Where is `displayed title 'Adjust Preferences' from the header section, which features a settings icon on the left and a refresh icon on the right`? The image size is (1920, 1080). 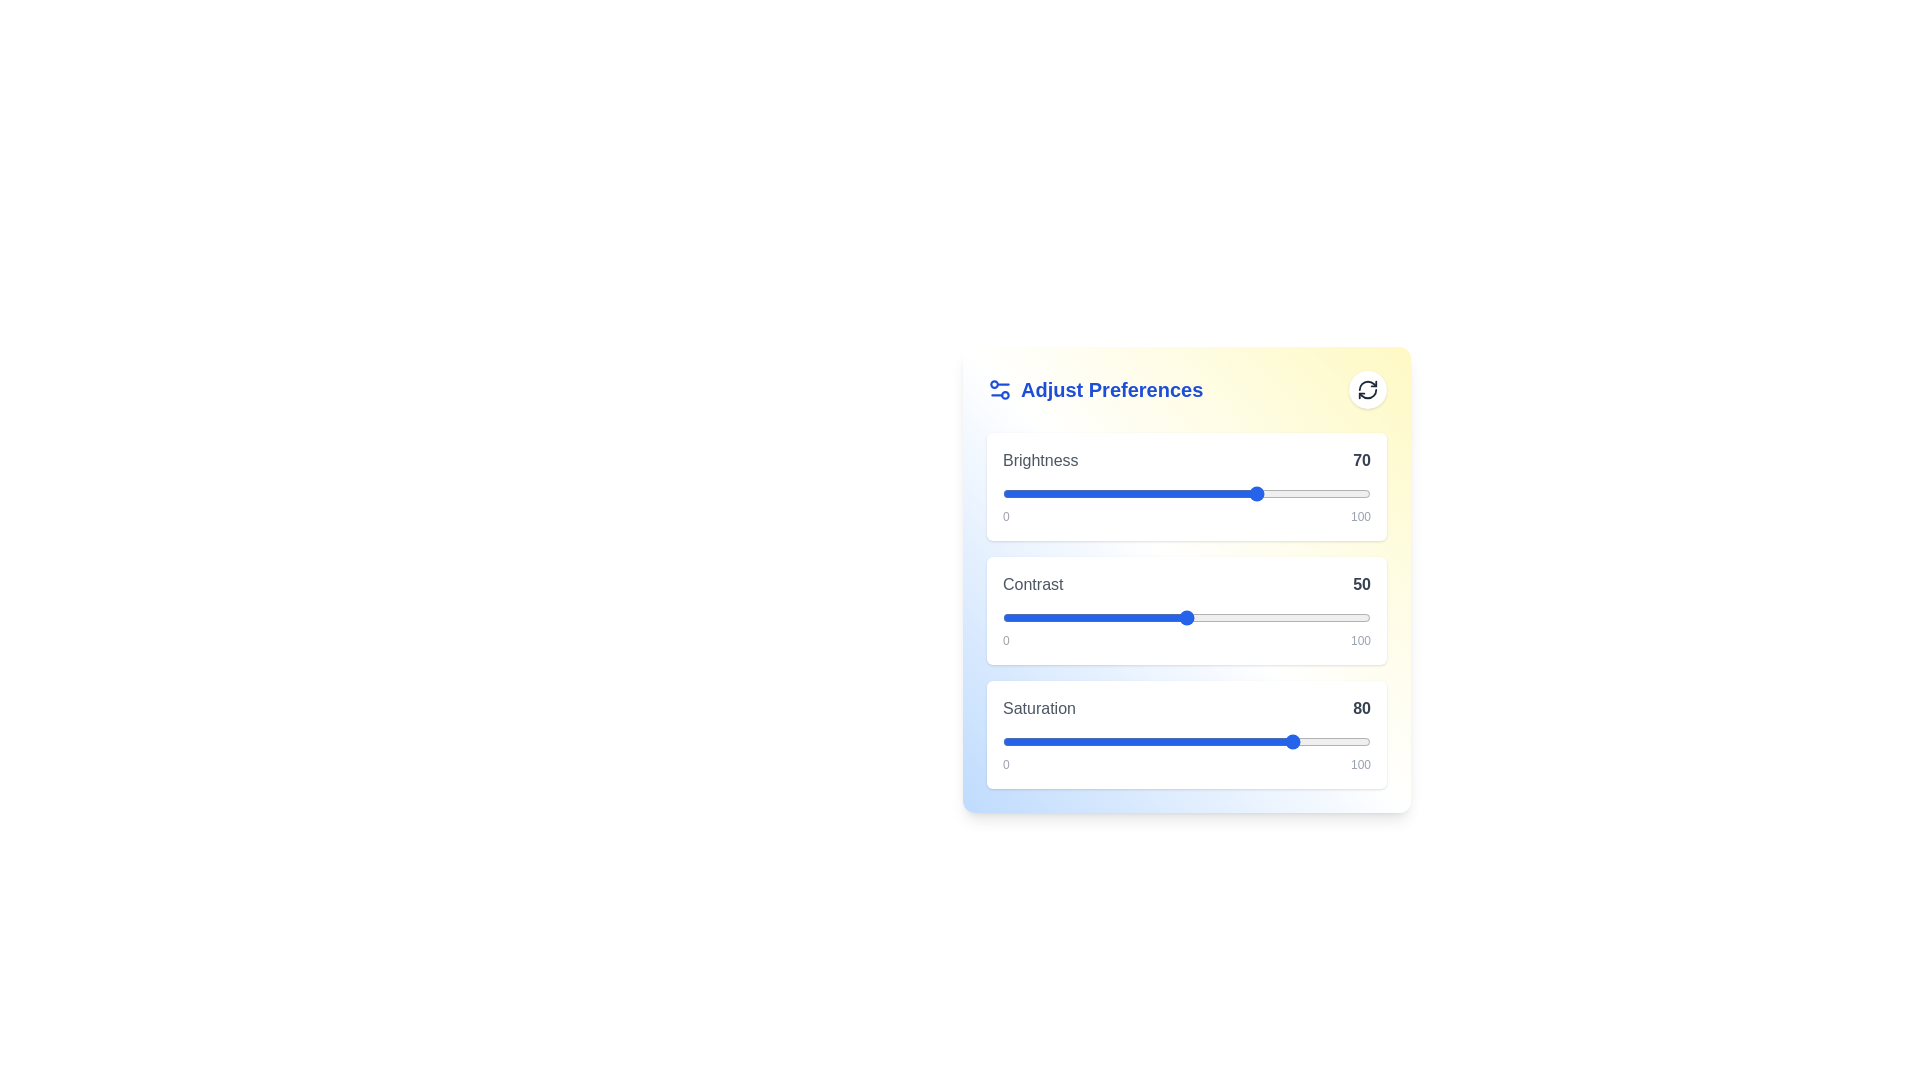
displayed title 'Adjust Preferences' from the header section, which features a settings icon on the left and a refresh icon on the right is located at coordinates (1186, 389).